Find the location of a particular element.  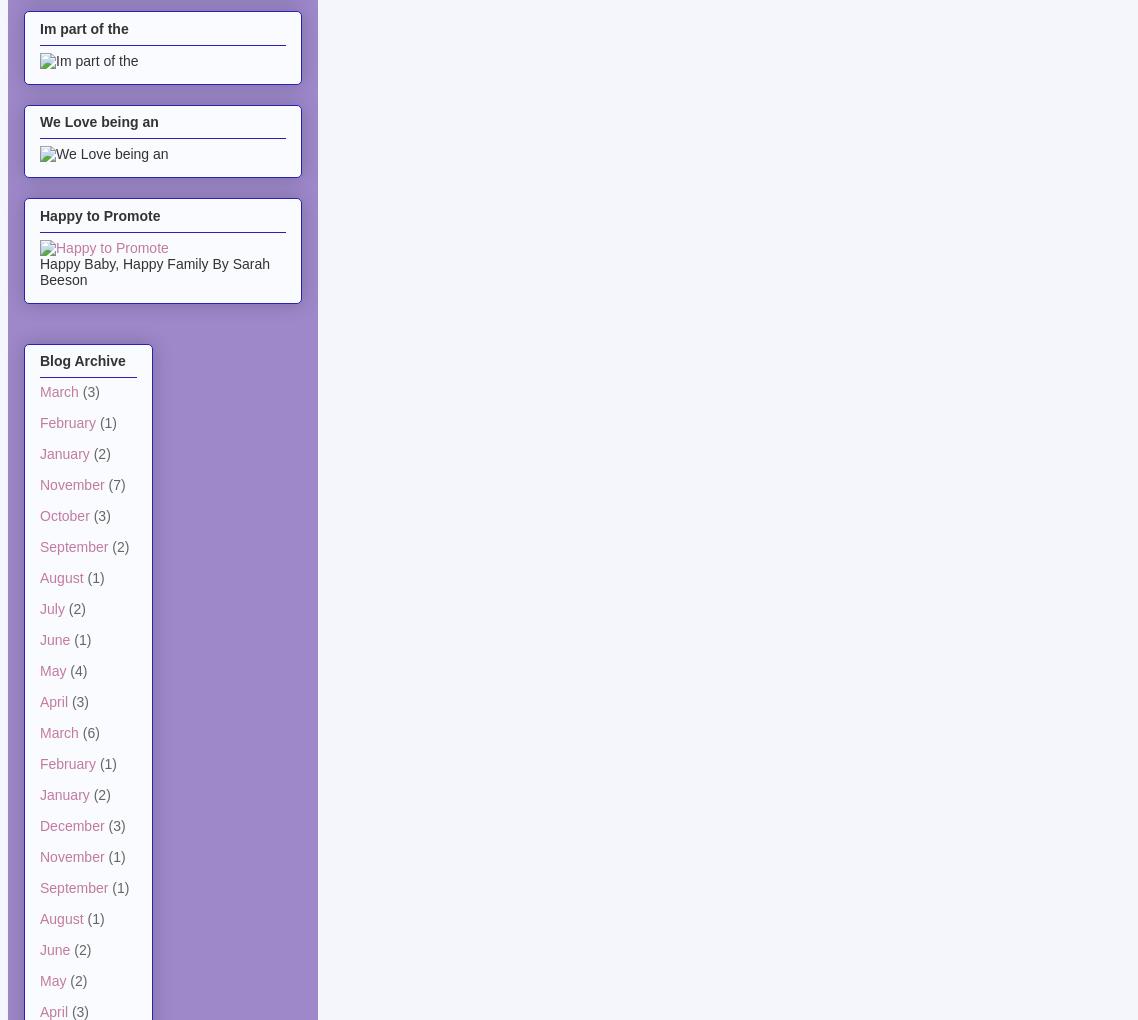

'Im part of the' is located at coordinates (82, 27).